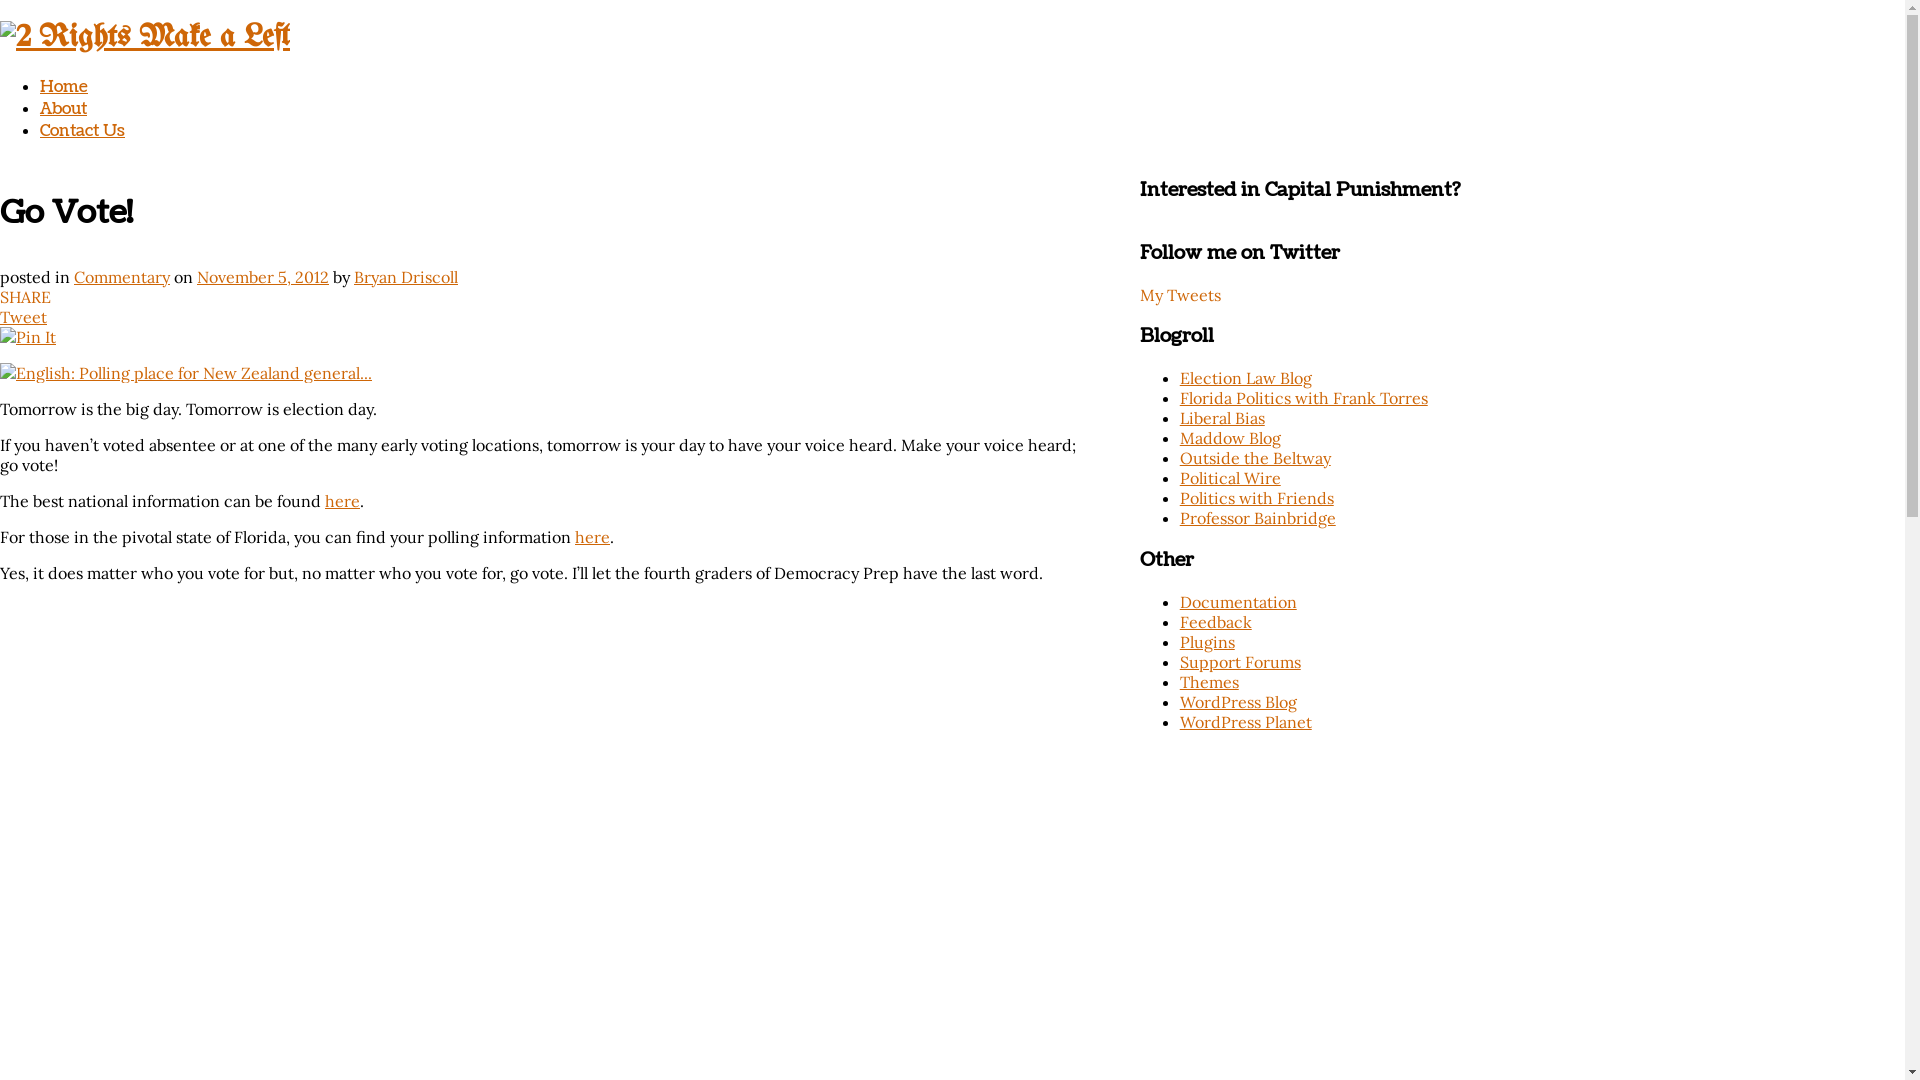  Describe the element at coordinates (63, 86) in the screenshot. I see `'Home'` at that location.